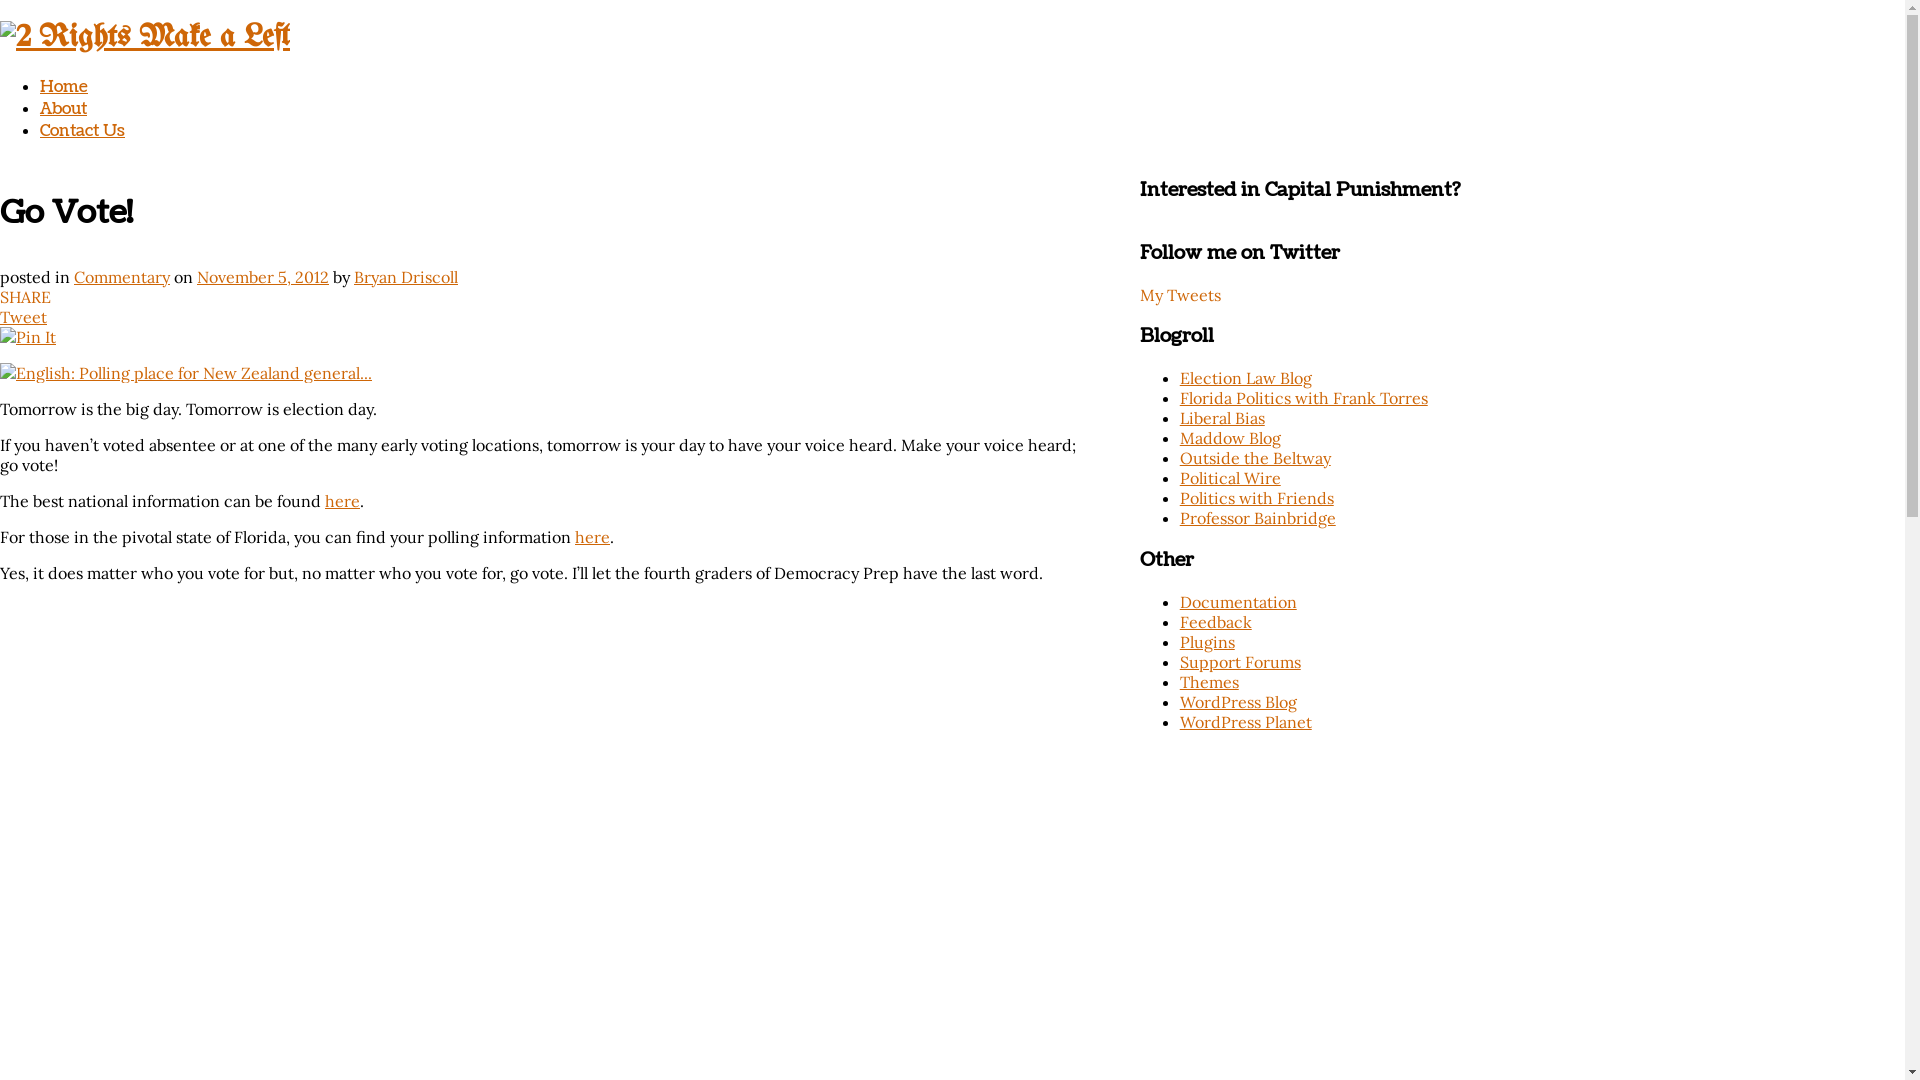  Describe the element at coordinates (63, 86) in the screenshot. I see `'Home'` at that location.